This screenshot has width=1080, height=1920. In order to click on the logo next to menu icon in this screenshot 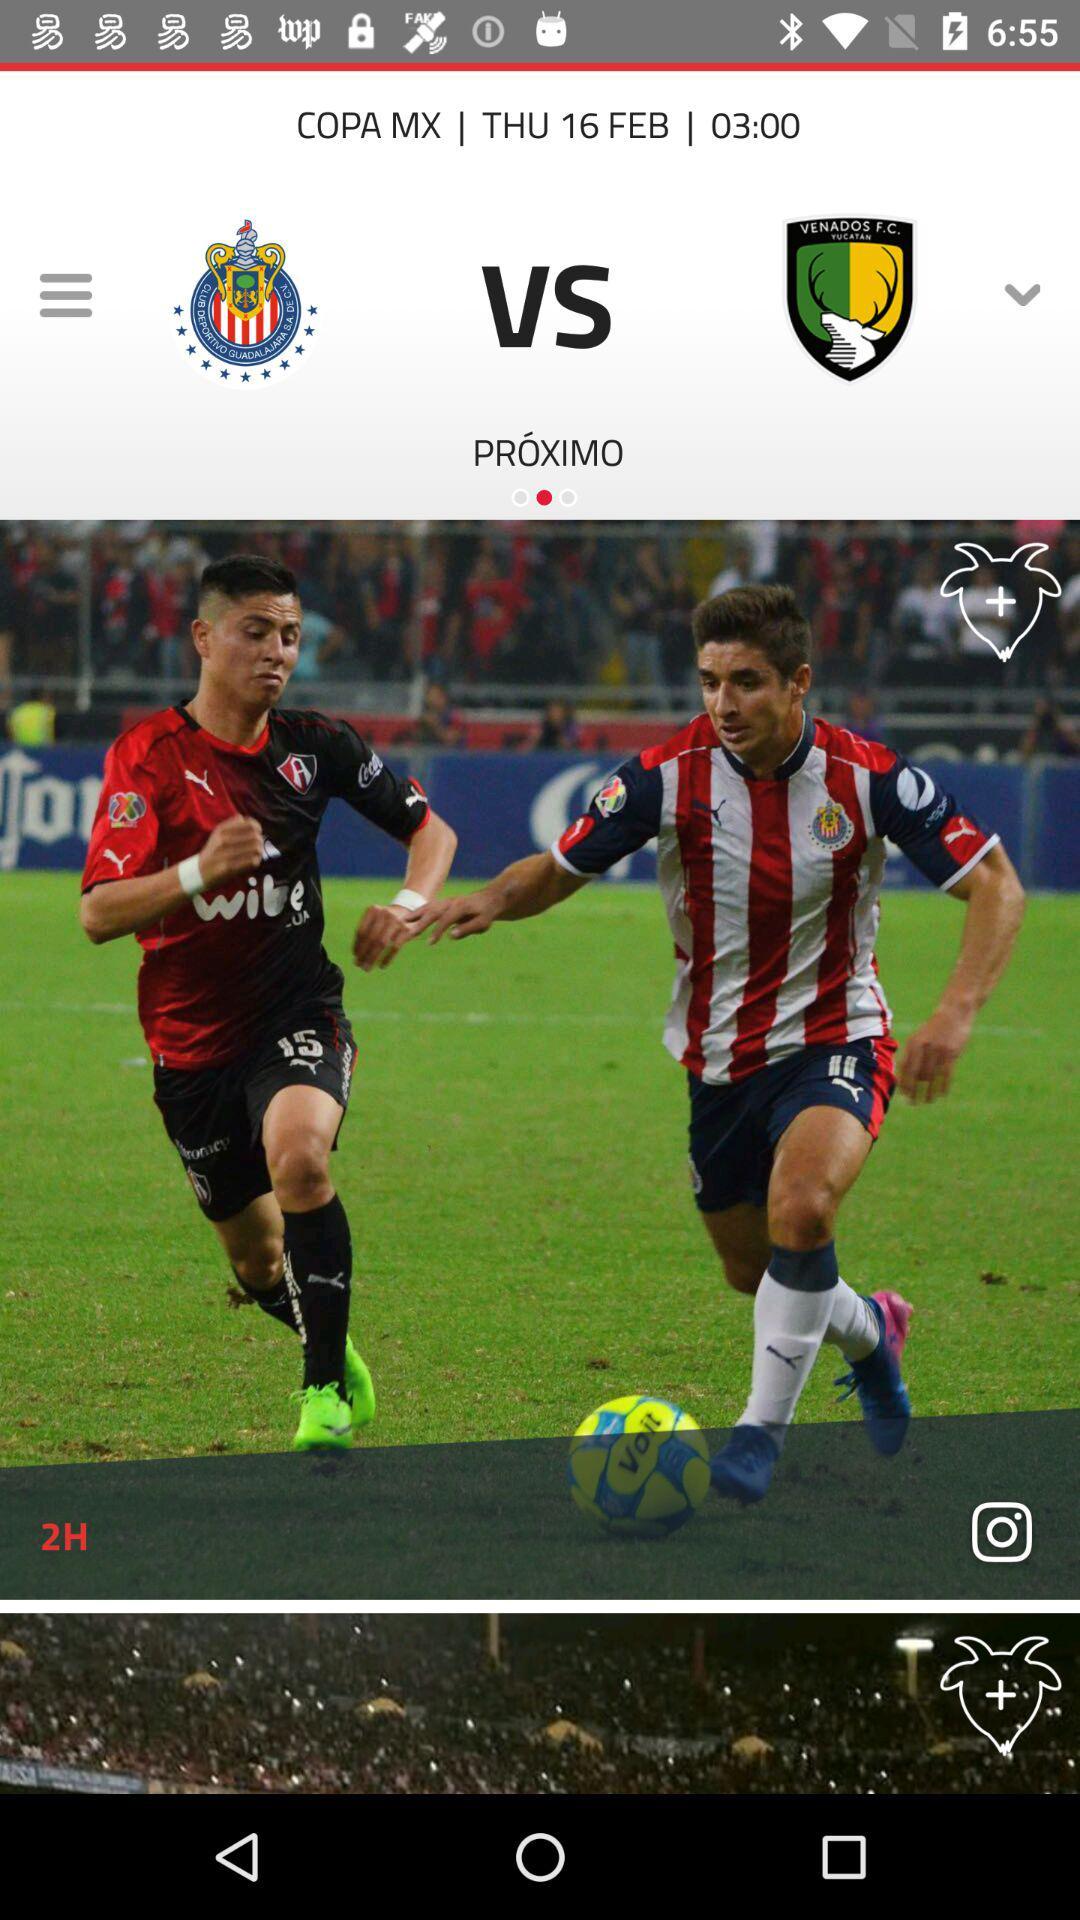, I will do `click(245, 298)`.